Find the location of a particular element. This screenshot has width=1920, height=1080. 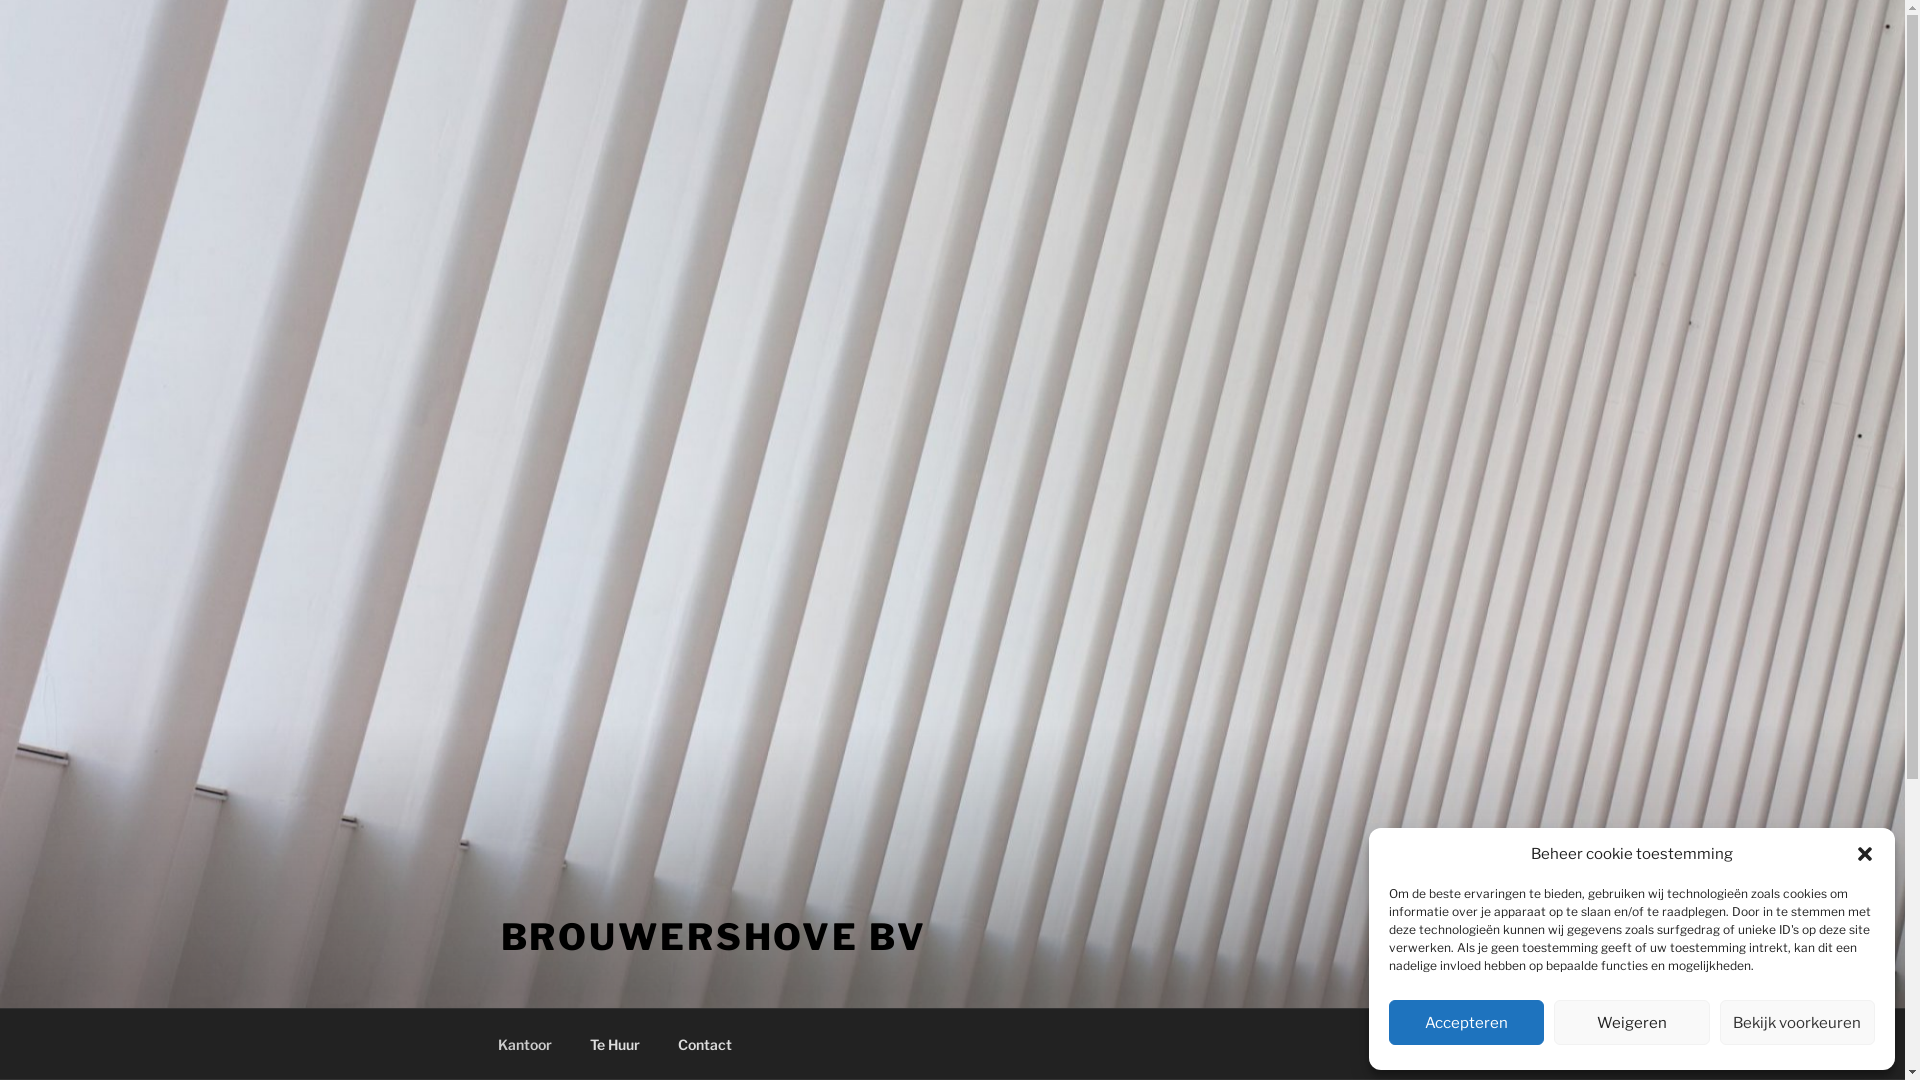

'Contact' is located at coordinates (704, 1043).